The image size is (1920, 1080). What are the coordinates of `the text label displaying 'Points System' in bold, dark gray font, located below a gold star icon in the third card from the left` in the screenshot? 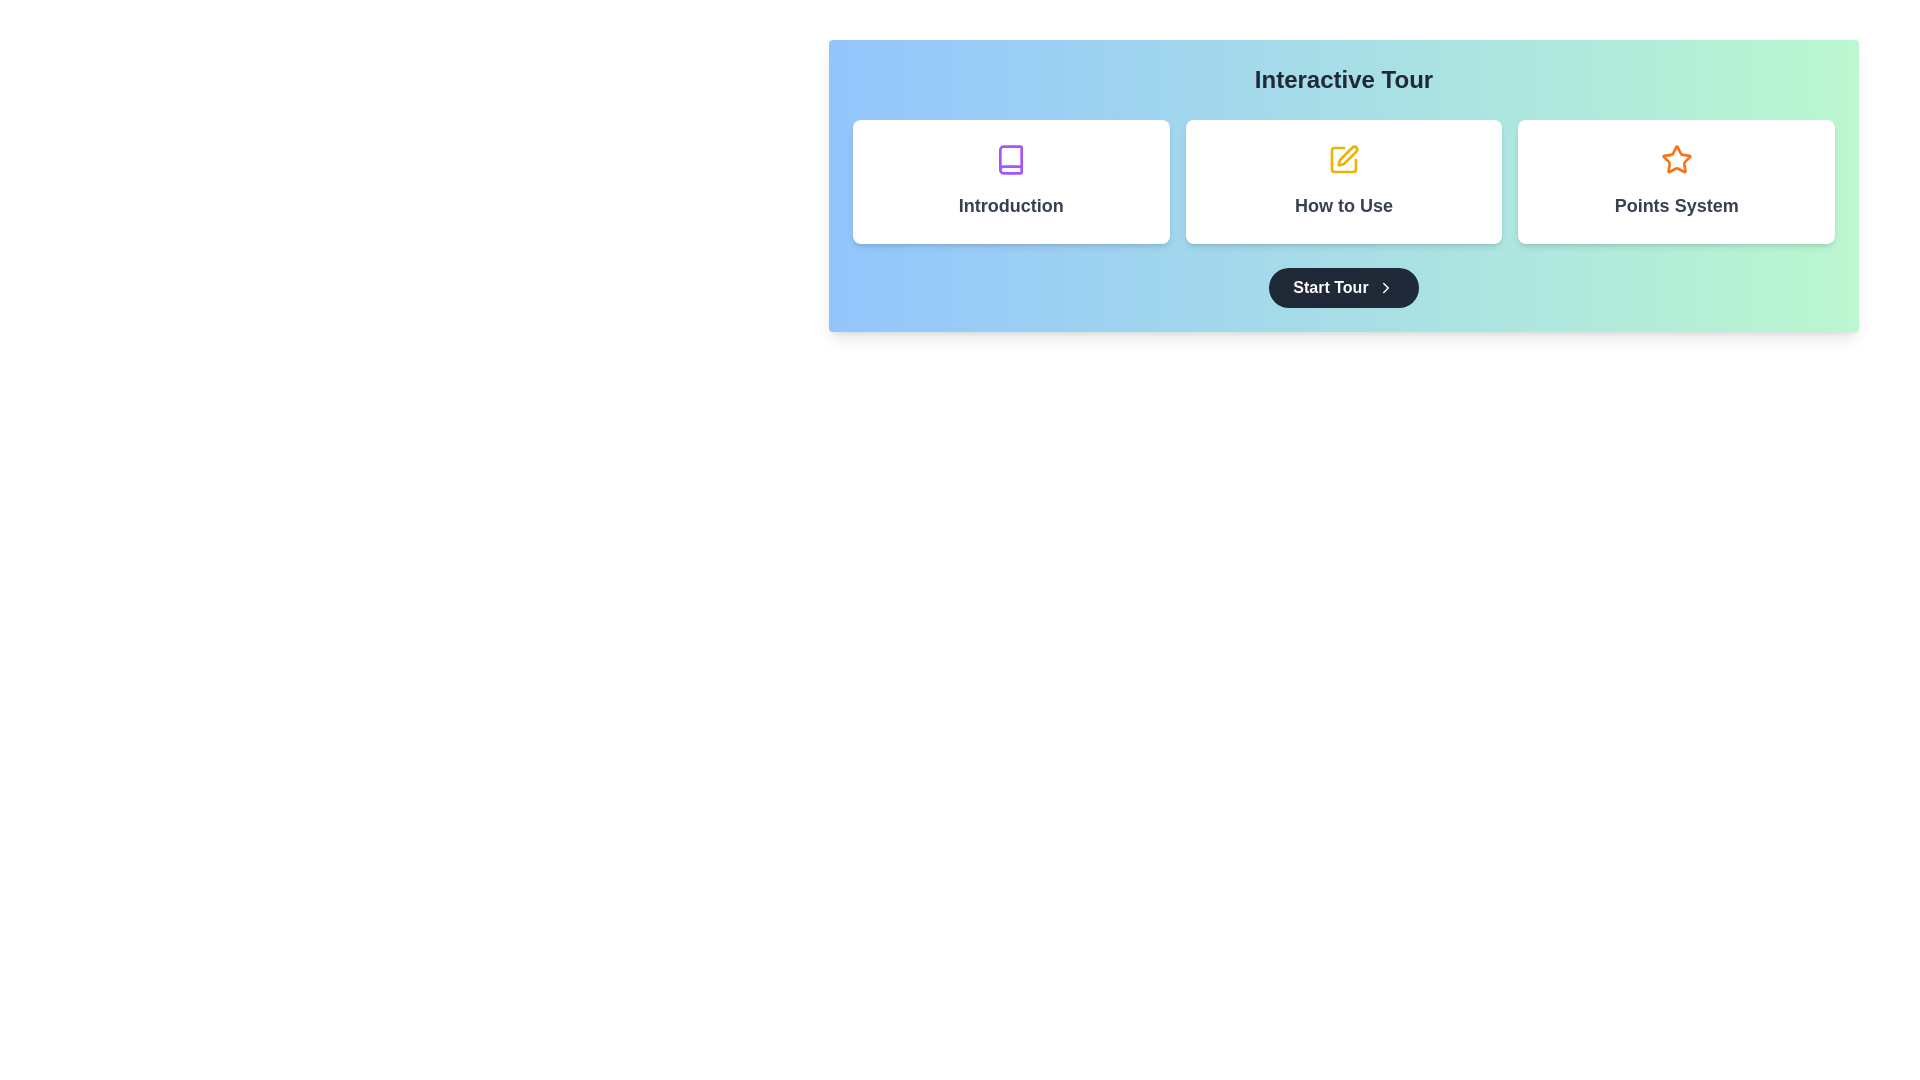 It's located at (1676, 205).